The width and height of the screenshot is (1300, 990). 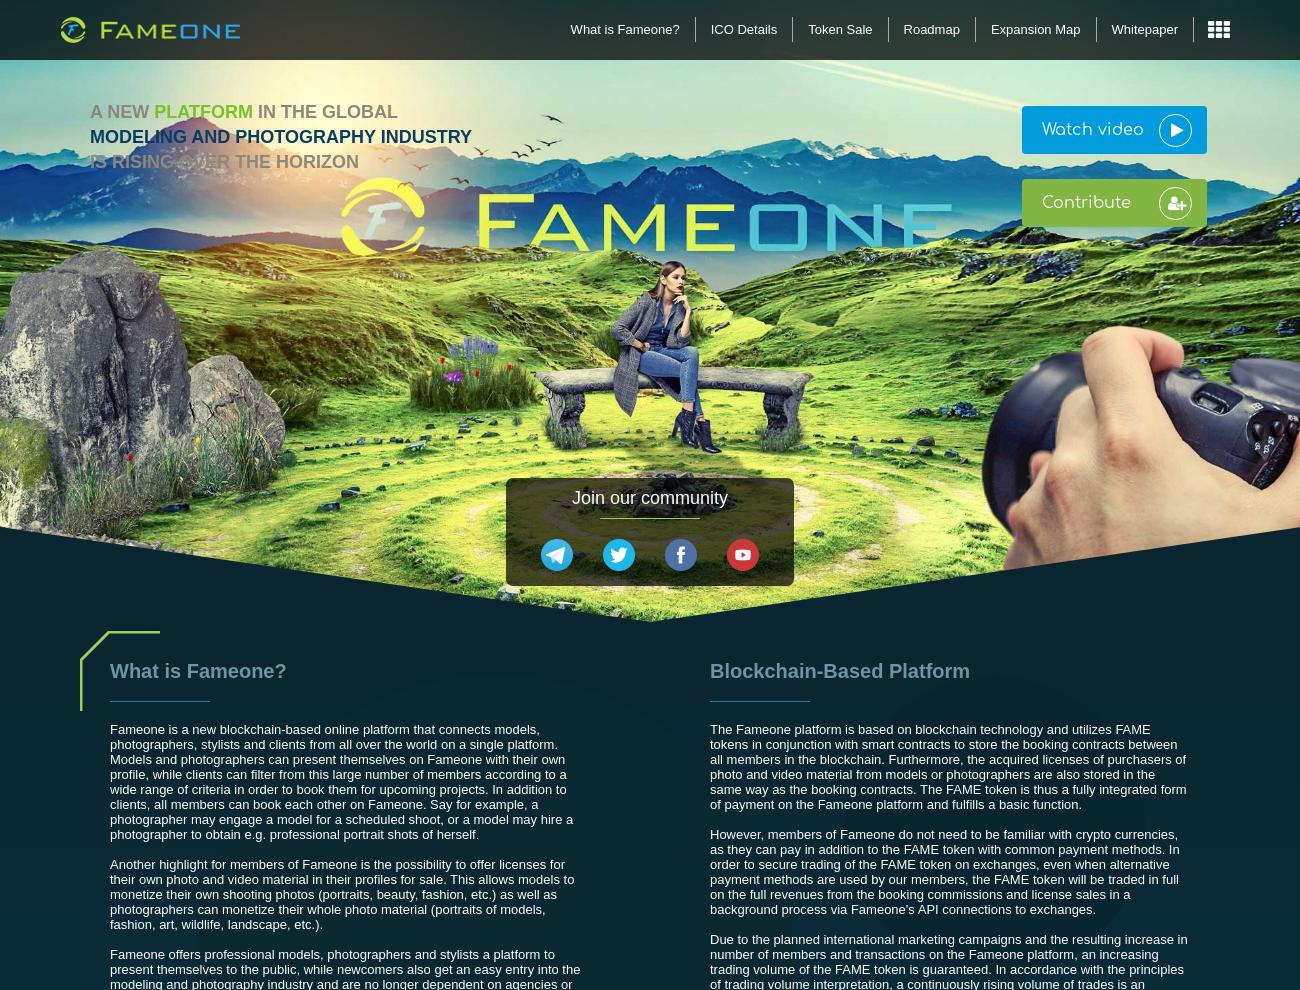 What do you see at coordinates (988, 28) in the screenshot?
I see `'Expansion Map'` at bounding box center [988, 28].